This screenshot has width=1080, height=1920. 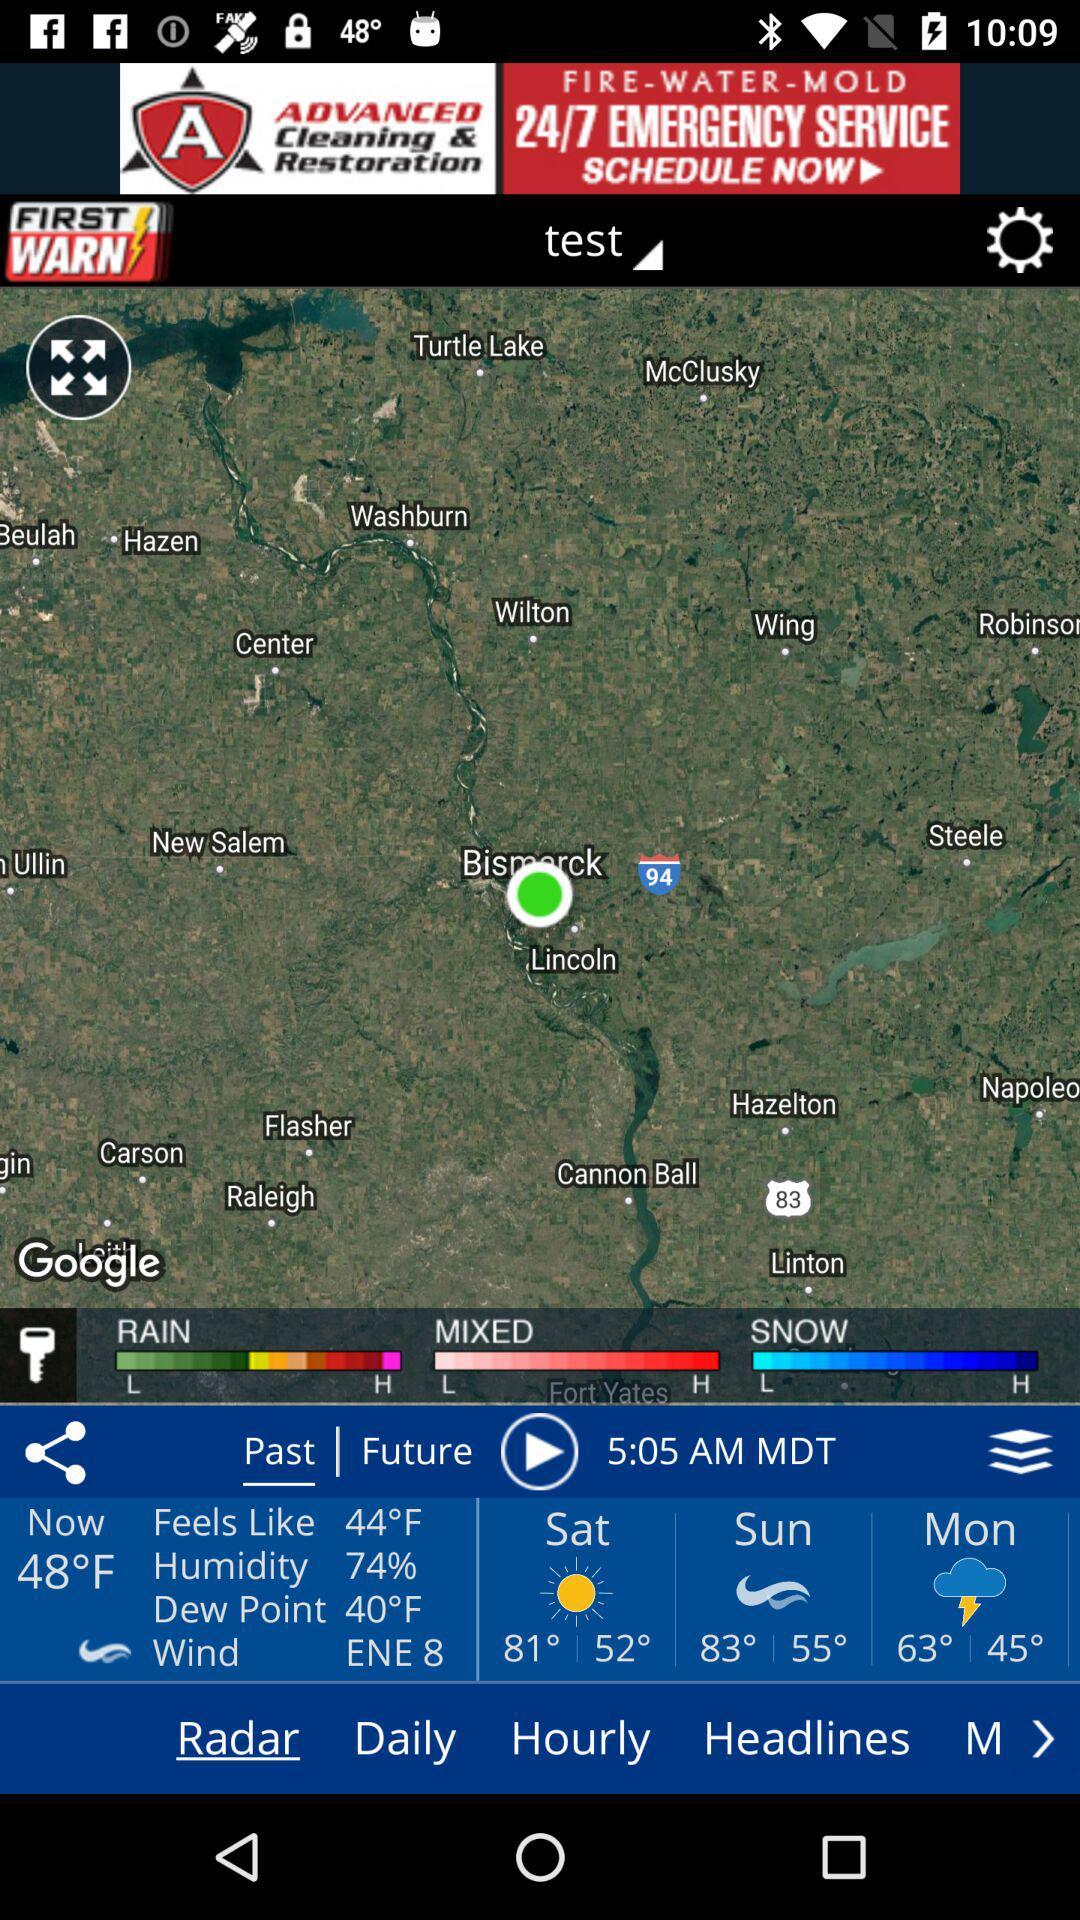 I want to click on daily, so click(x=405, y=1737).